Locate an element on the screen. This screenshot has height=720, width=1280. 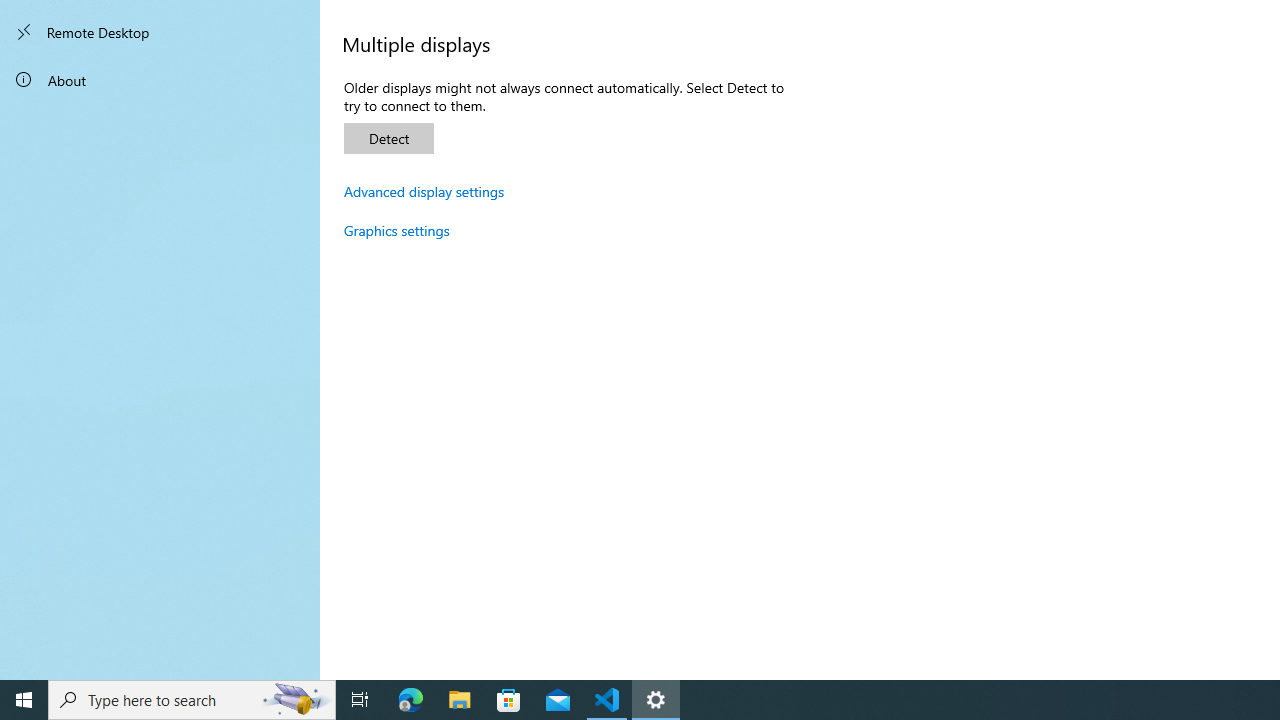
'Graphics settings' is located at coordinates (397, 229).